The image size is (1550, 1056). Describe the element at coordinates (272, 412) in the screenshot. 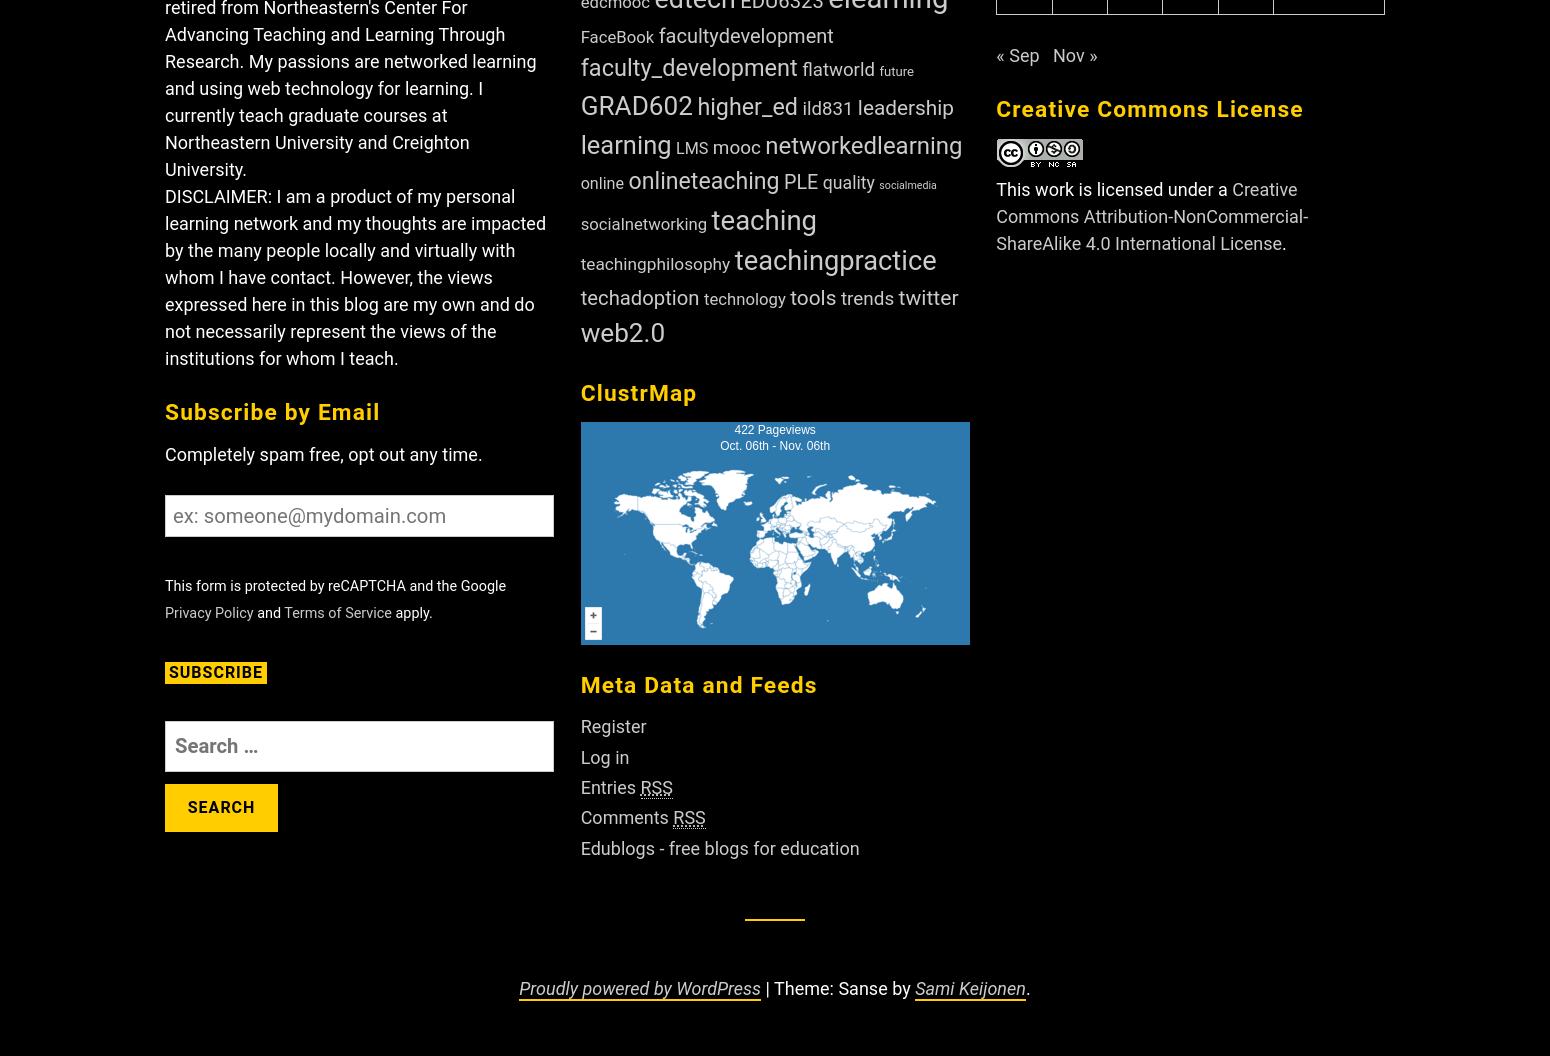

I see `'Subscribe by Email'` at that location.